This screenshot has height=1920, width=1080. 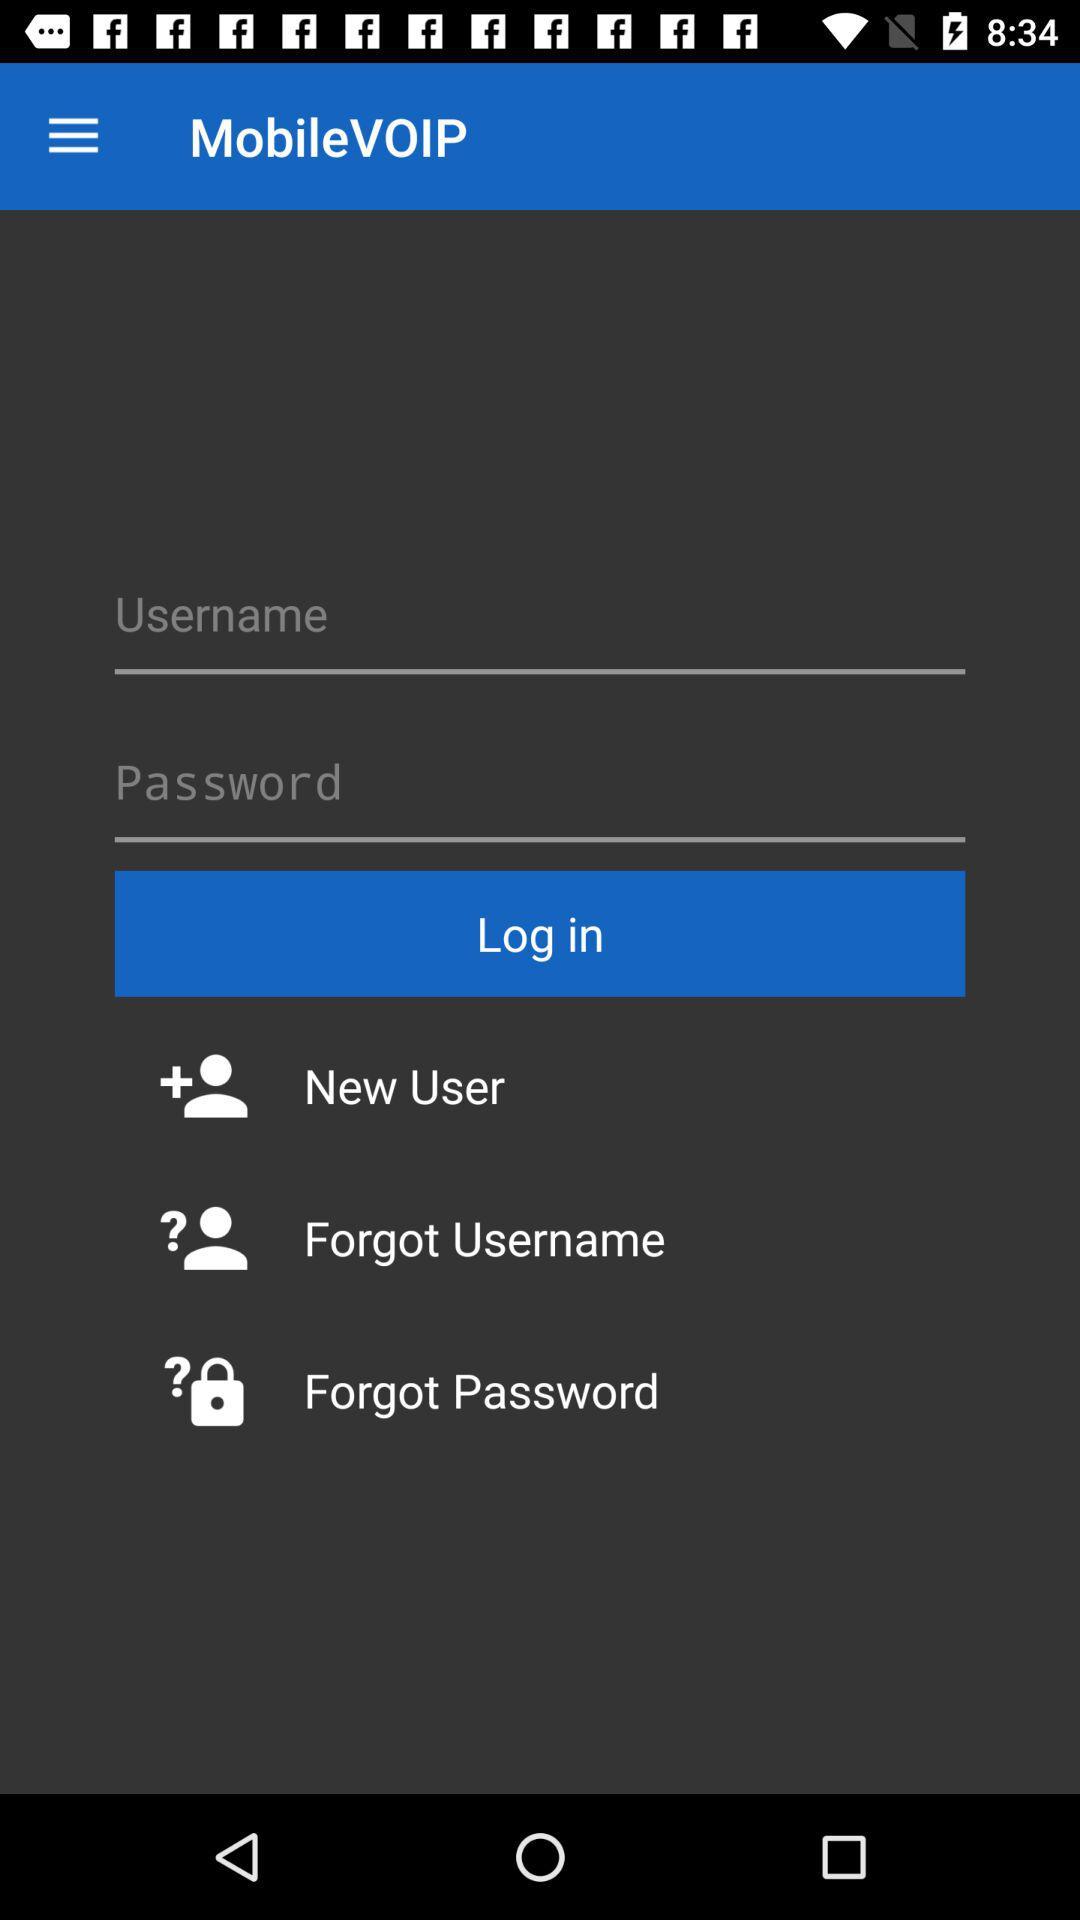 I want to click on log in, so click(x=540, y=932).